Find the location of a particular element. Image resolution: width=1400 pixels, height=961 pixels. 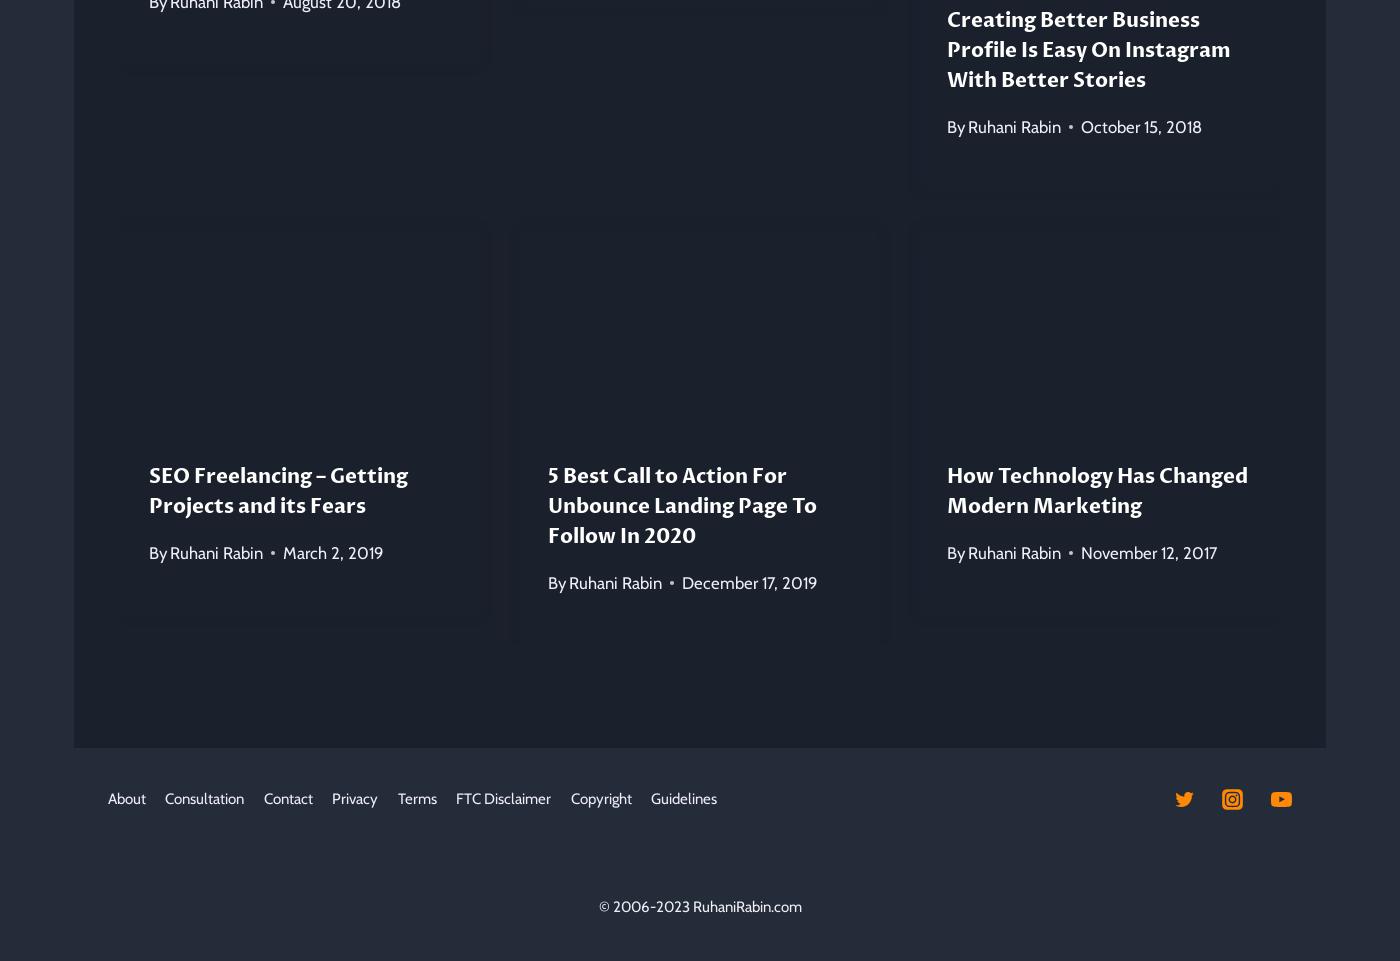

'FTC Disclaimer' is located at coordinates (502, 797).